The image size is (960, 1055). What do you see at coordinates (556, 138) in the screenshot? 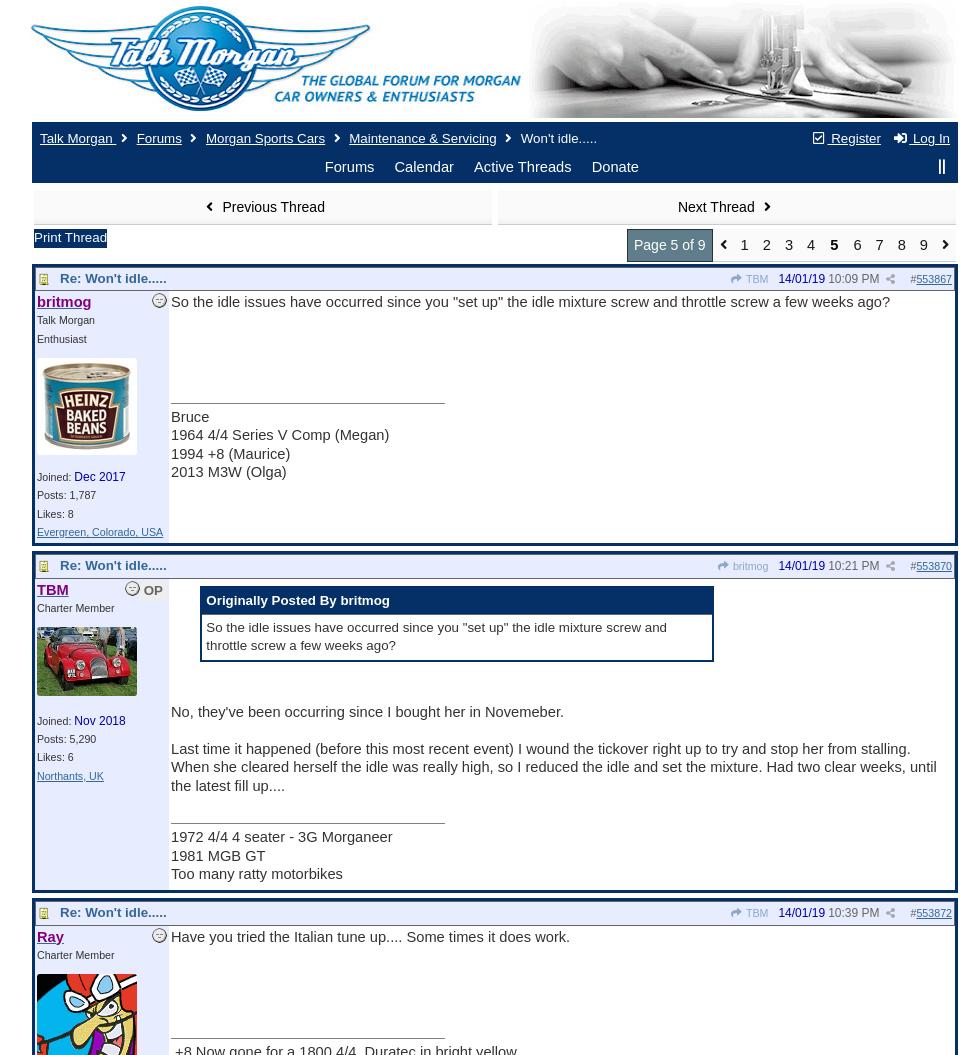
I see `'Won't idle.....'` at bounding box center [556, 138].